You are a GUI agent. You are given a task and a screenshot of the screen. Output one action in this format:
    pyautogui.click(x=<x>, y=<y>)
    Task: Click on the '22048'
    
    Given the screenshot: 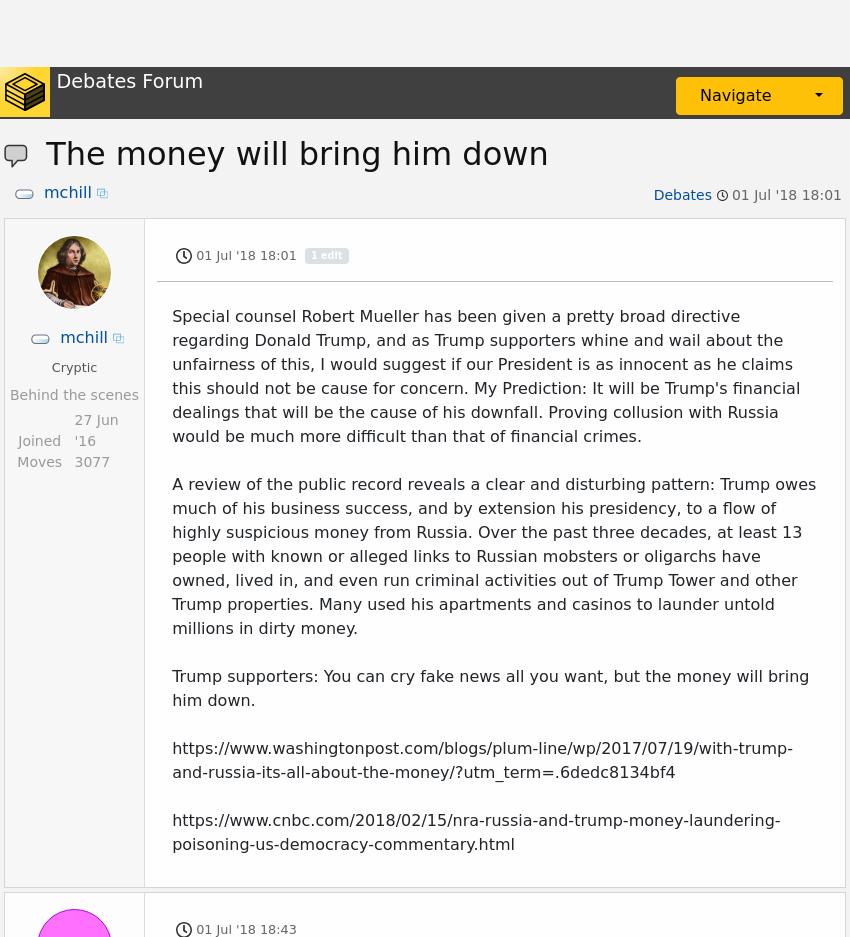 What is the action you would take?
    pyautogui.click(x=95, y=273)
    